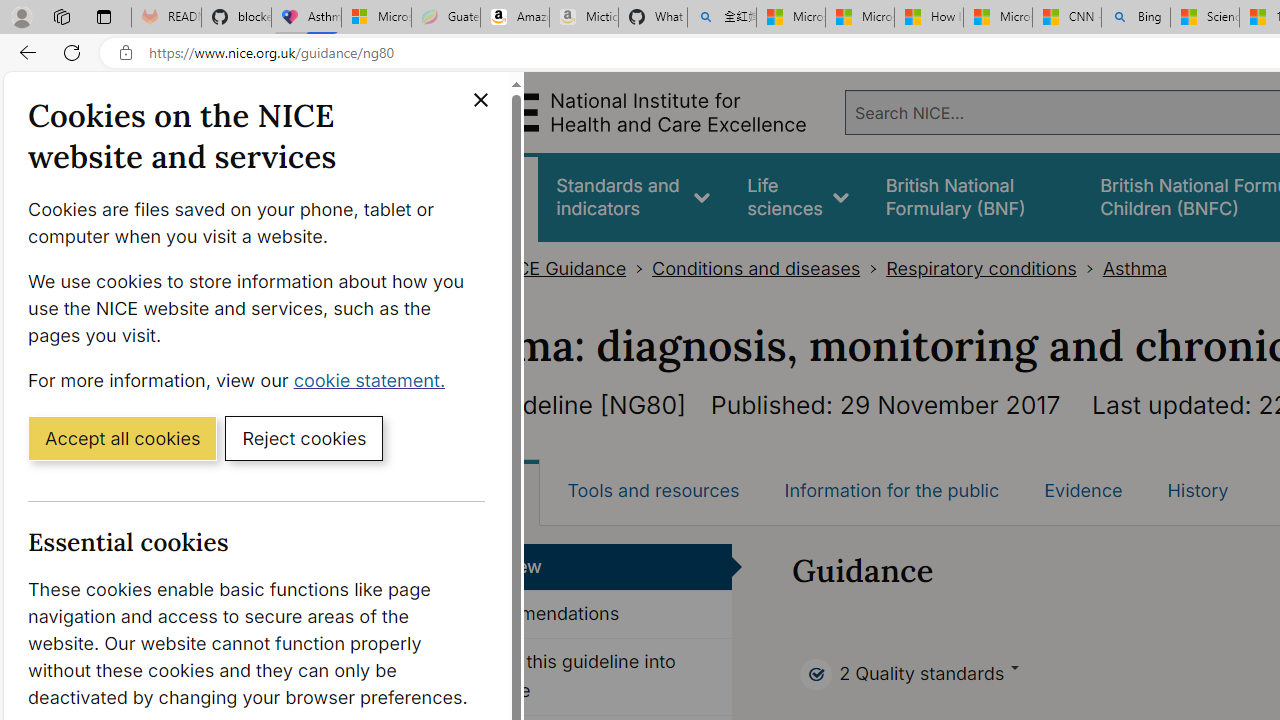 The height and width of the screenshot is (720, 1280). What do you see at coordinates (560, 268) in the screenshot?
I see `'NICE Guidance'` at bounding box center [560, 268].